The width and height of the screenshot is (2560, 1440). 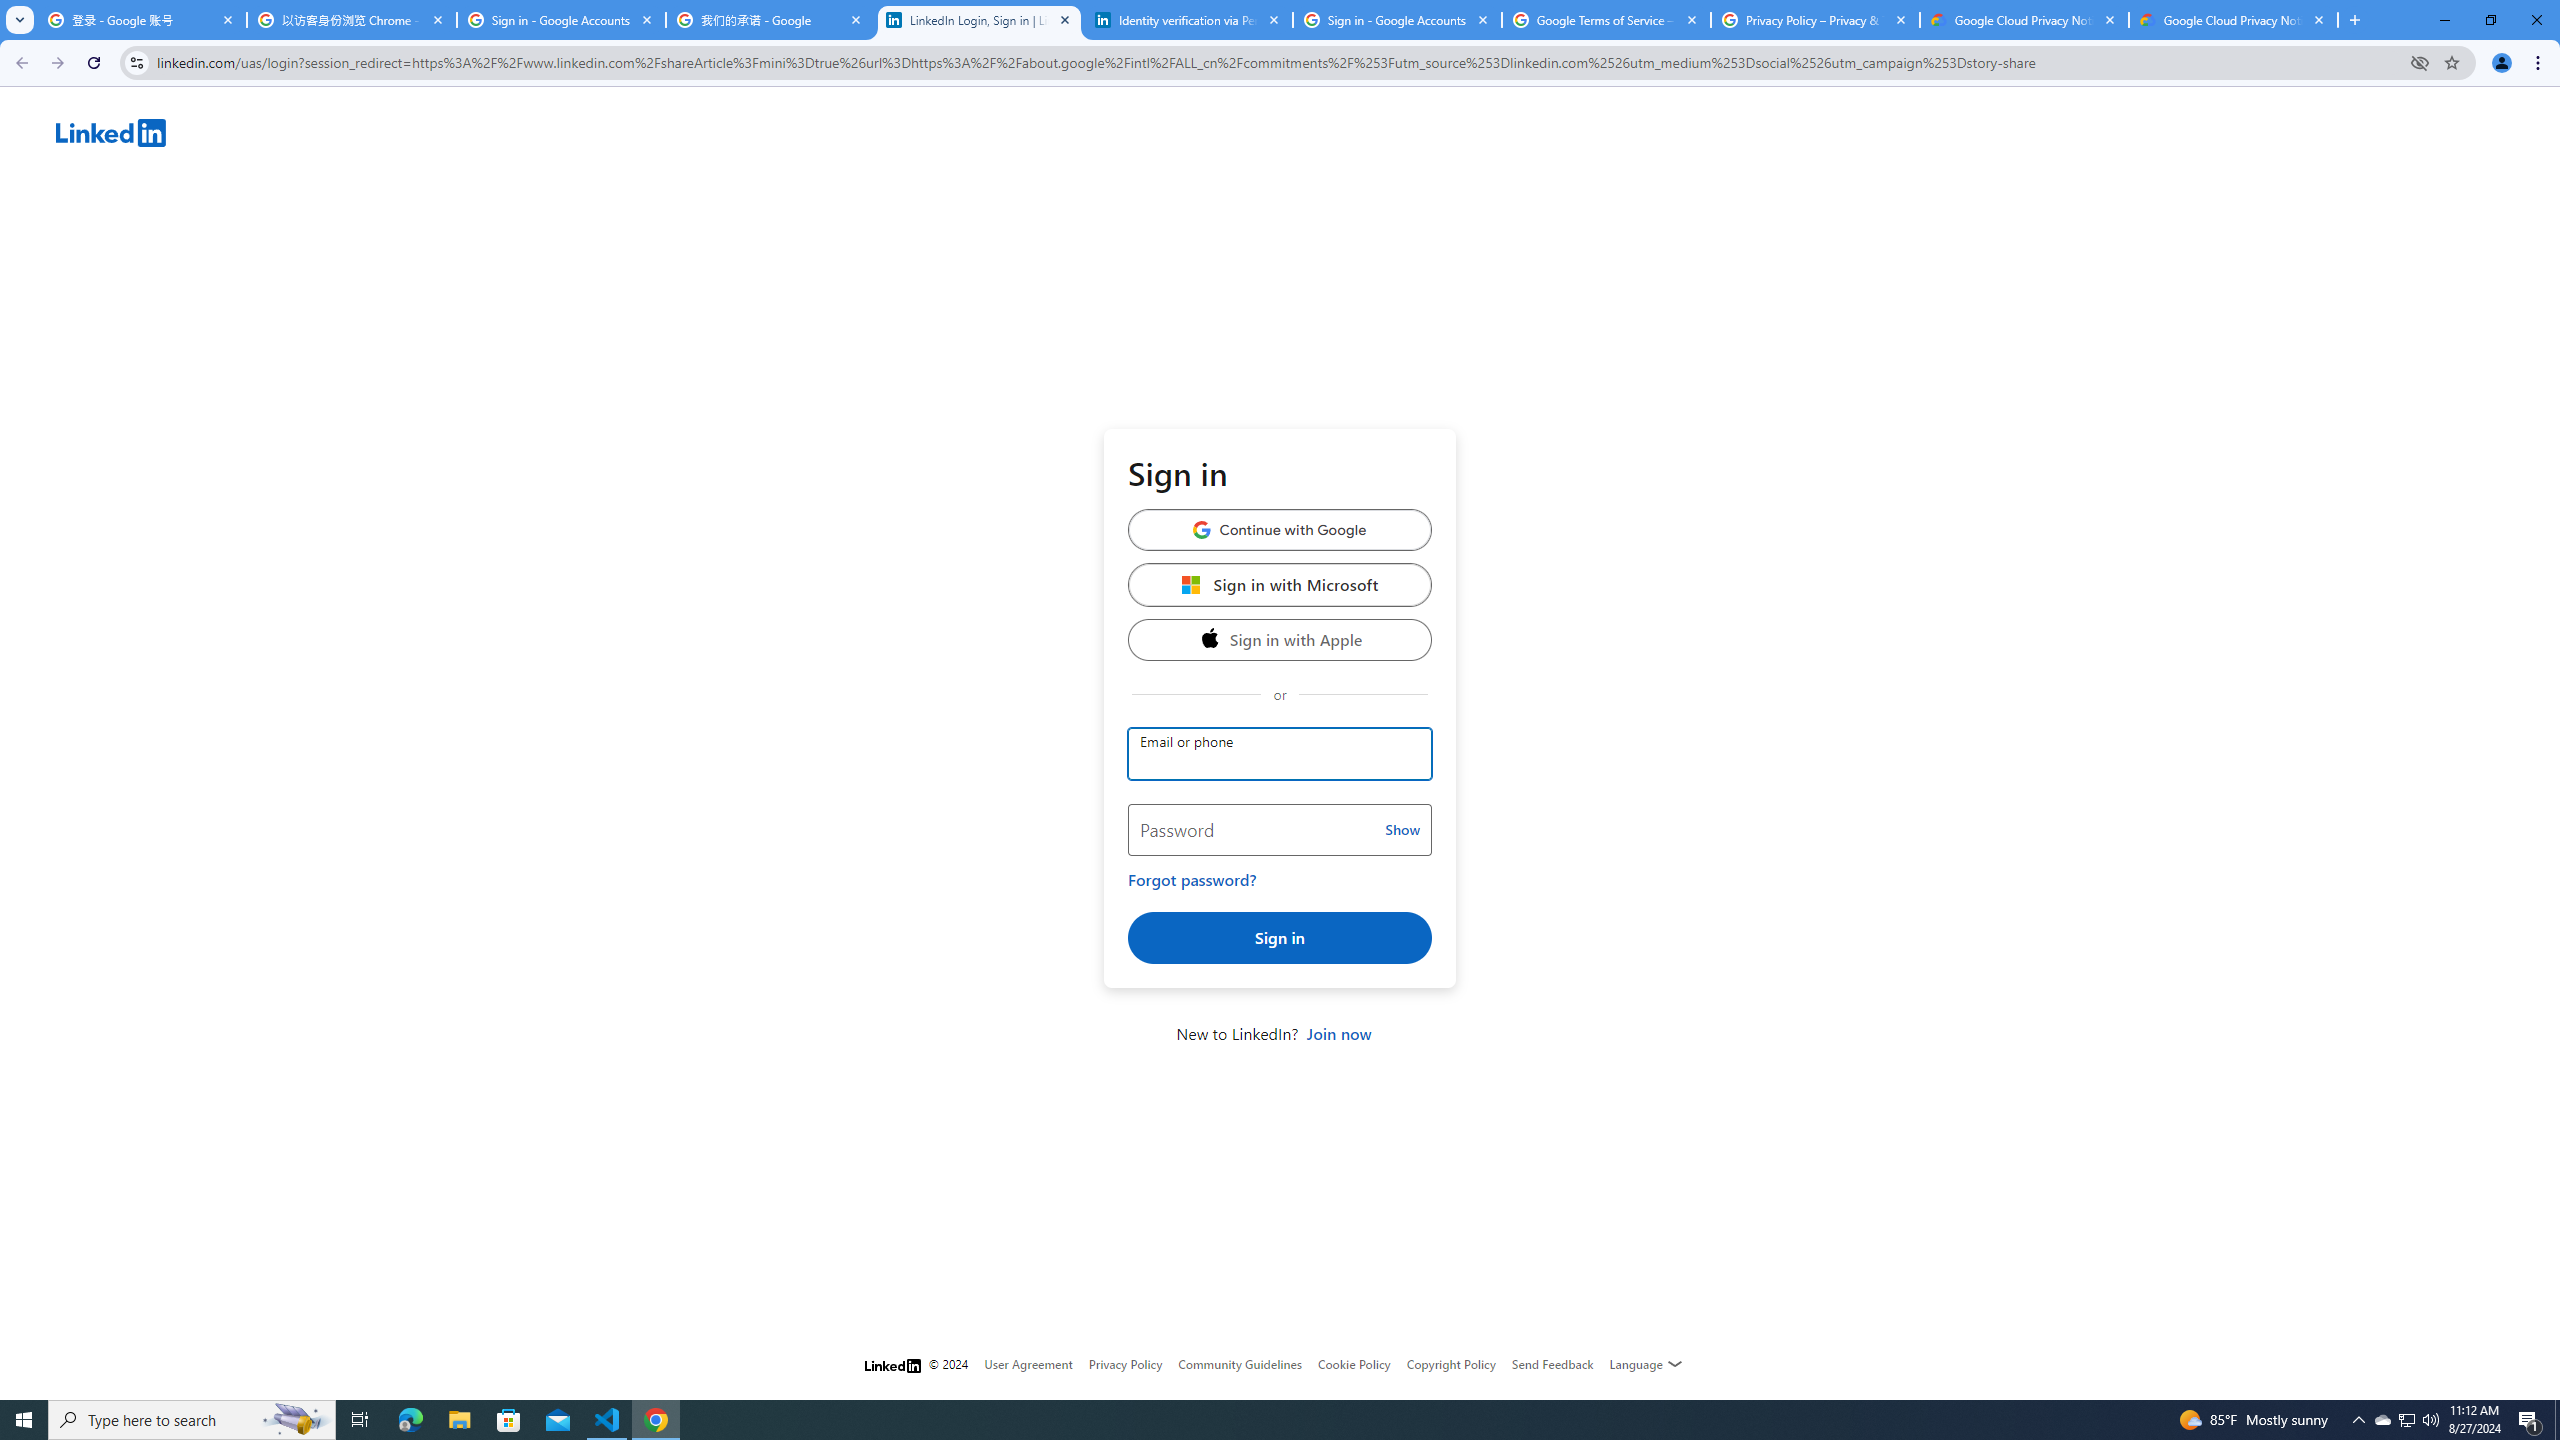 What do you see at coordinates (1190, 583) in the screenshot?
I see `'Microsoft'` at bounding box center [1190, 583].